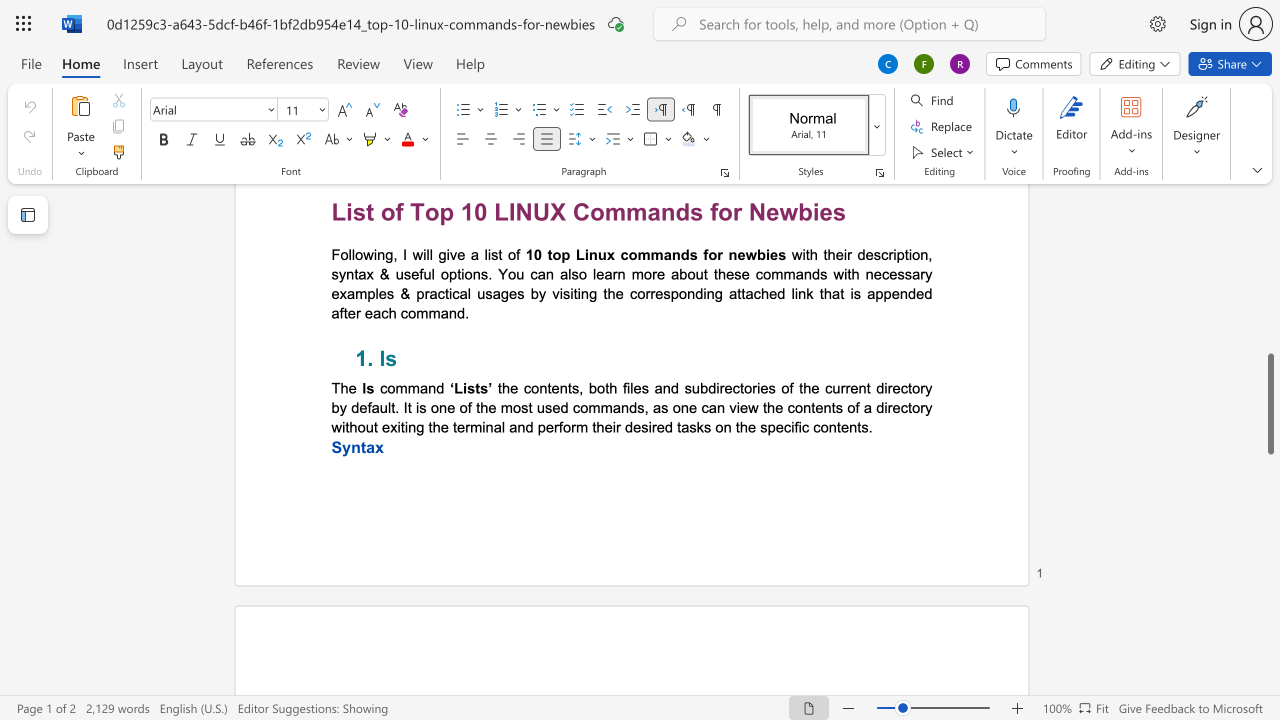  Describe the element at coordinates (1269, 238) in the screenshot. I see `the scrollbar on the right to move the page upward` at that location.